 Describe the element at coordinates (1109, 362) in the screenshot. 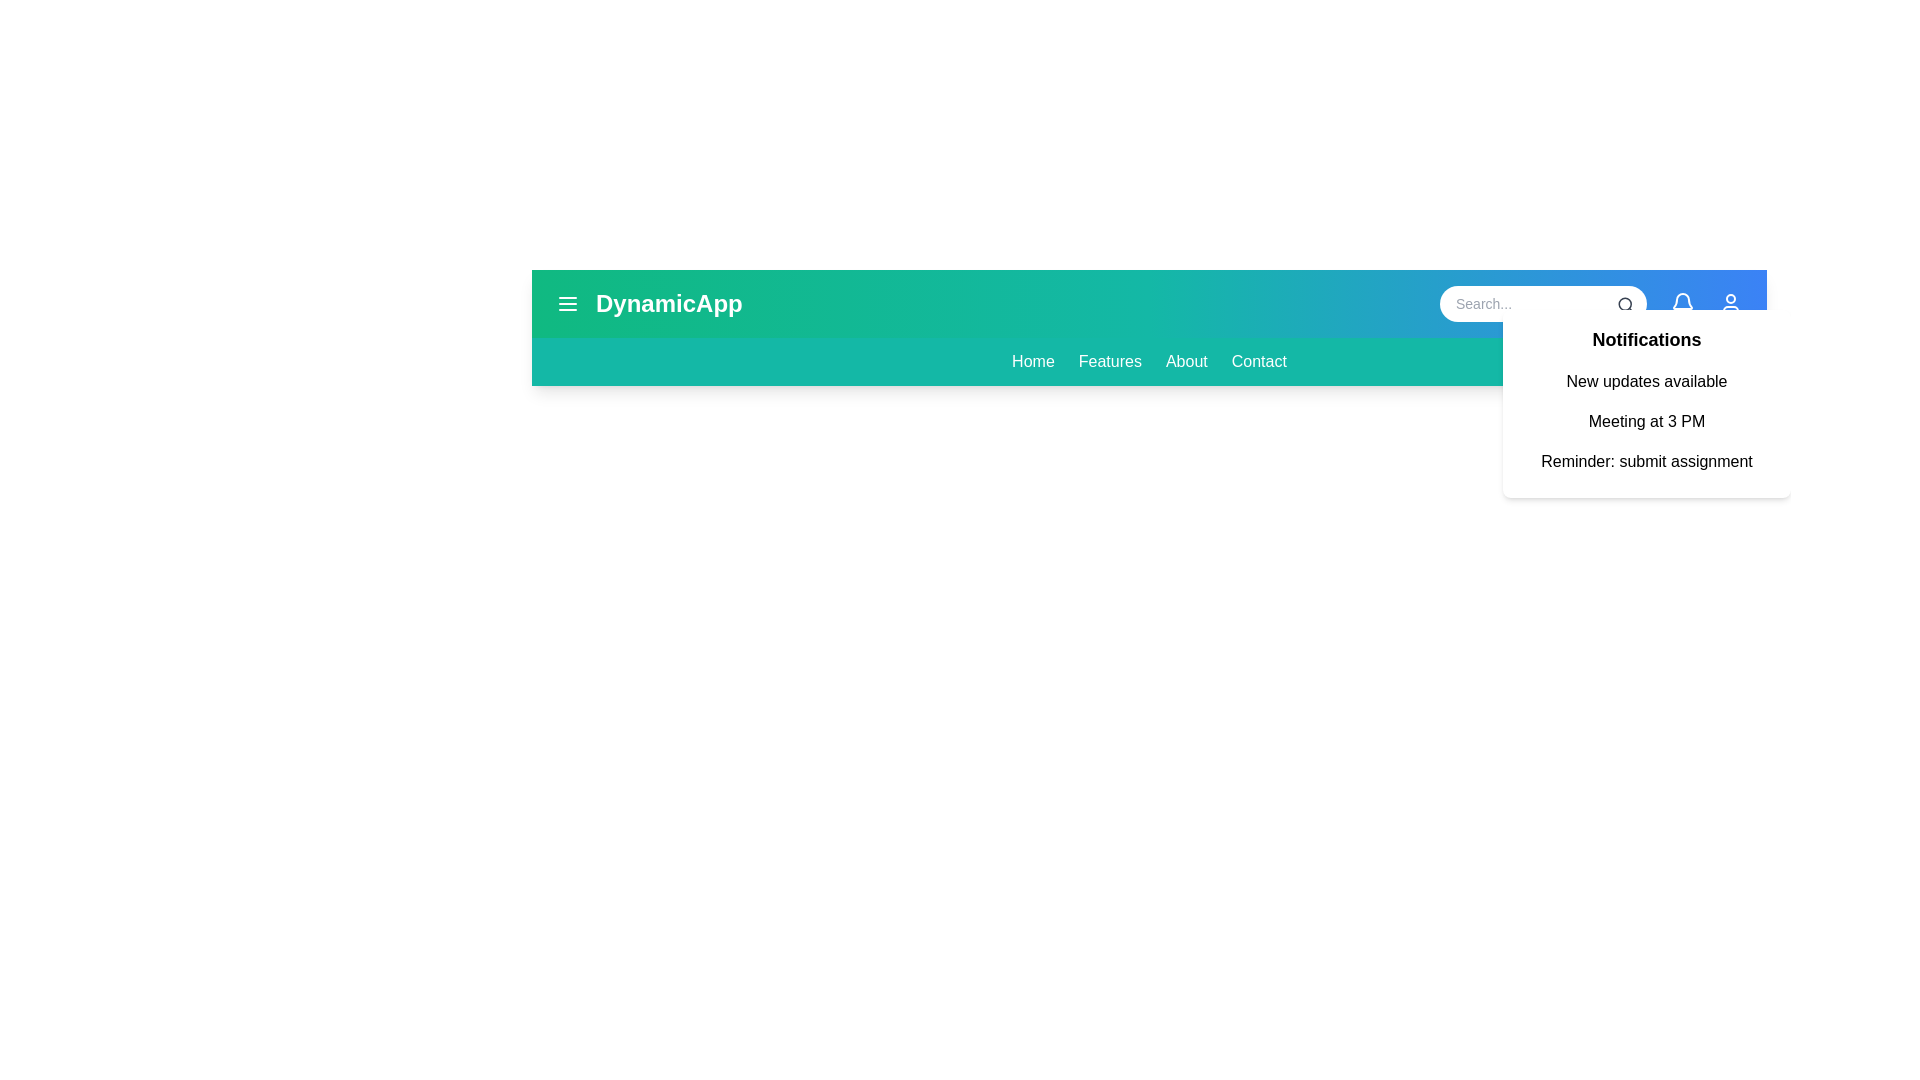

I see `the navigation menu item 'Features' to navigate to the respective section` at that location.